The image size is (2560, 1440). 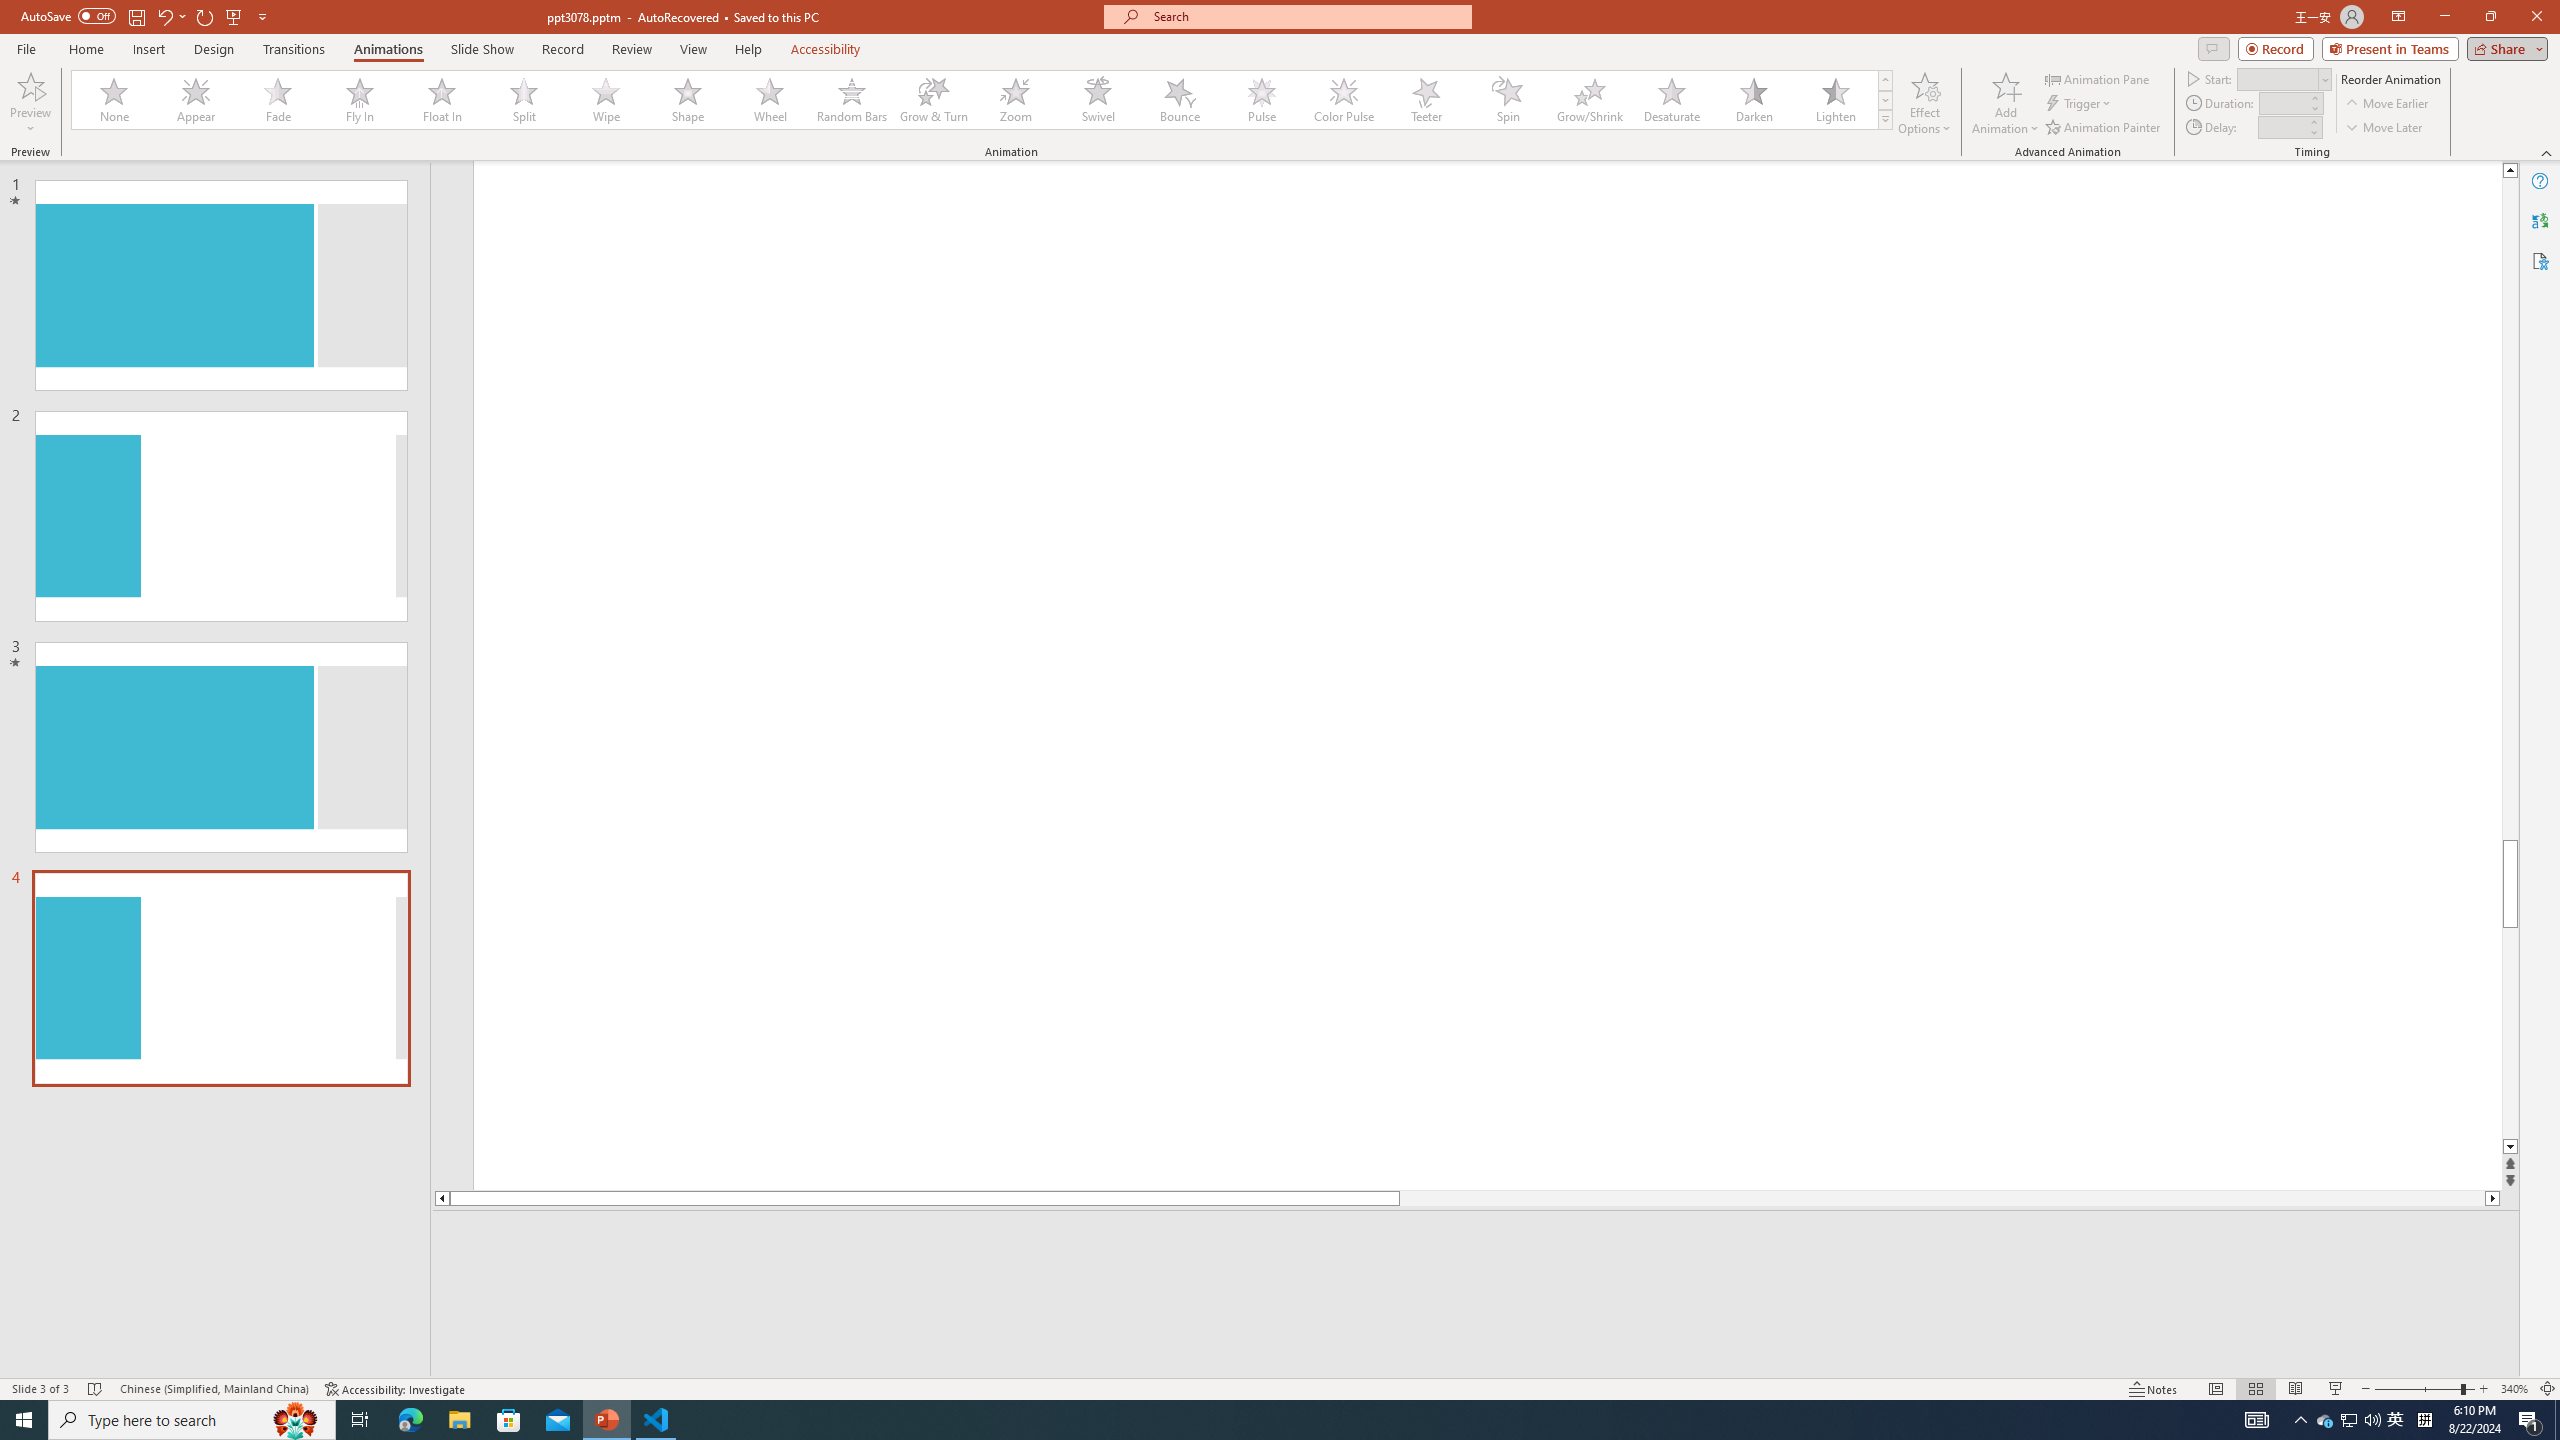 I want to click on 'AutomationID: AnimationGallery', so click(x=982, y=99).